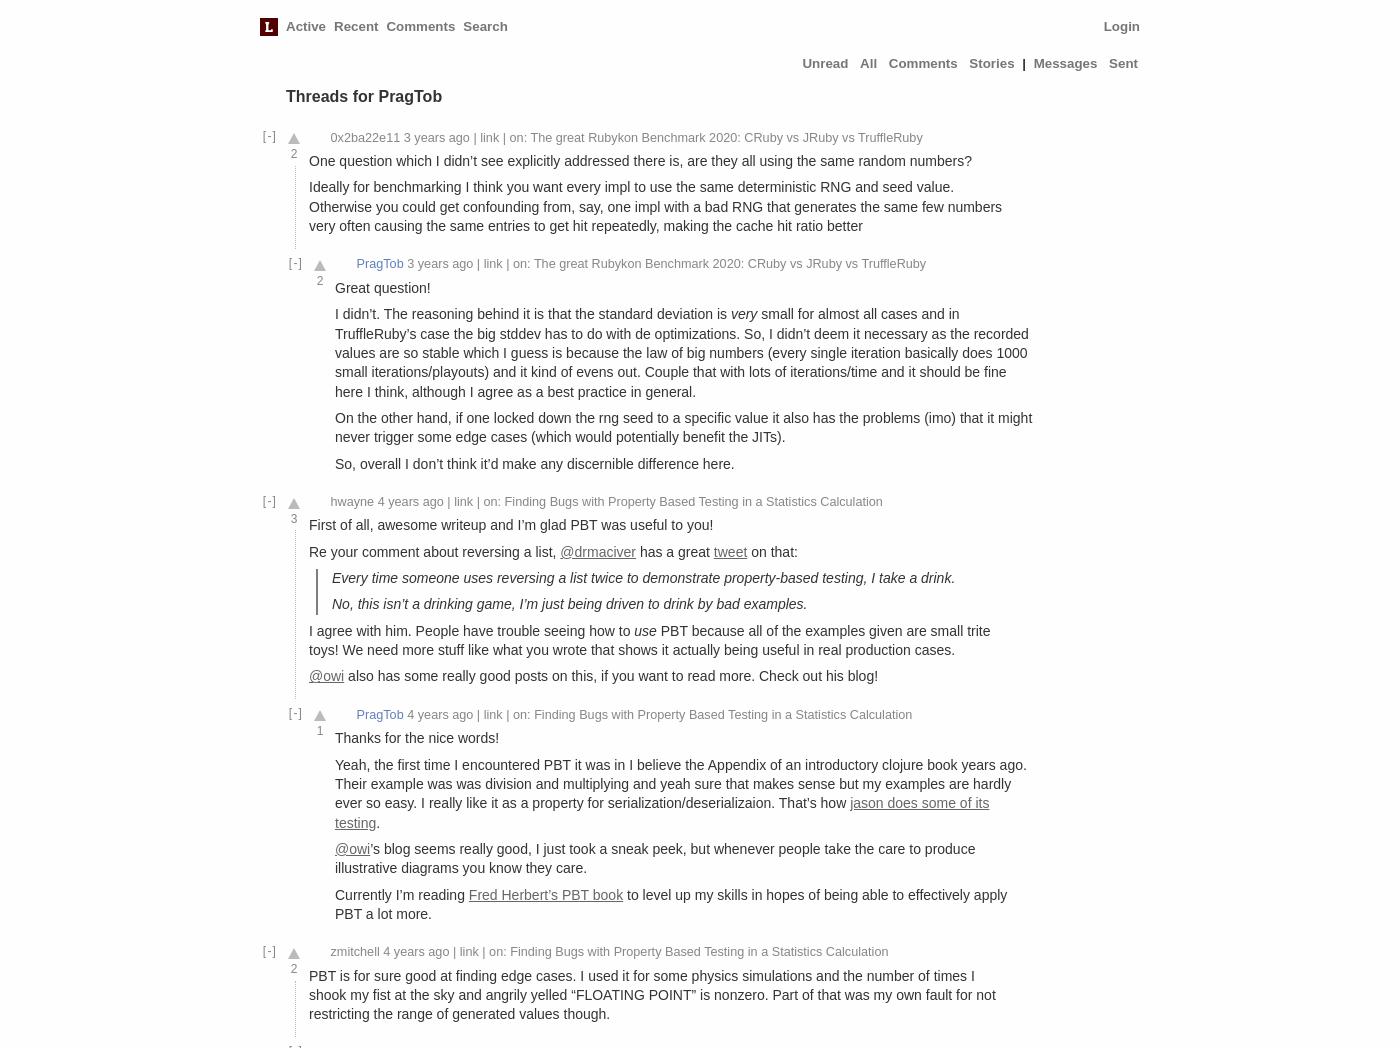 This screenshot has width=1400, height=1048. I want to click on '1', so click(319, 729).